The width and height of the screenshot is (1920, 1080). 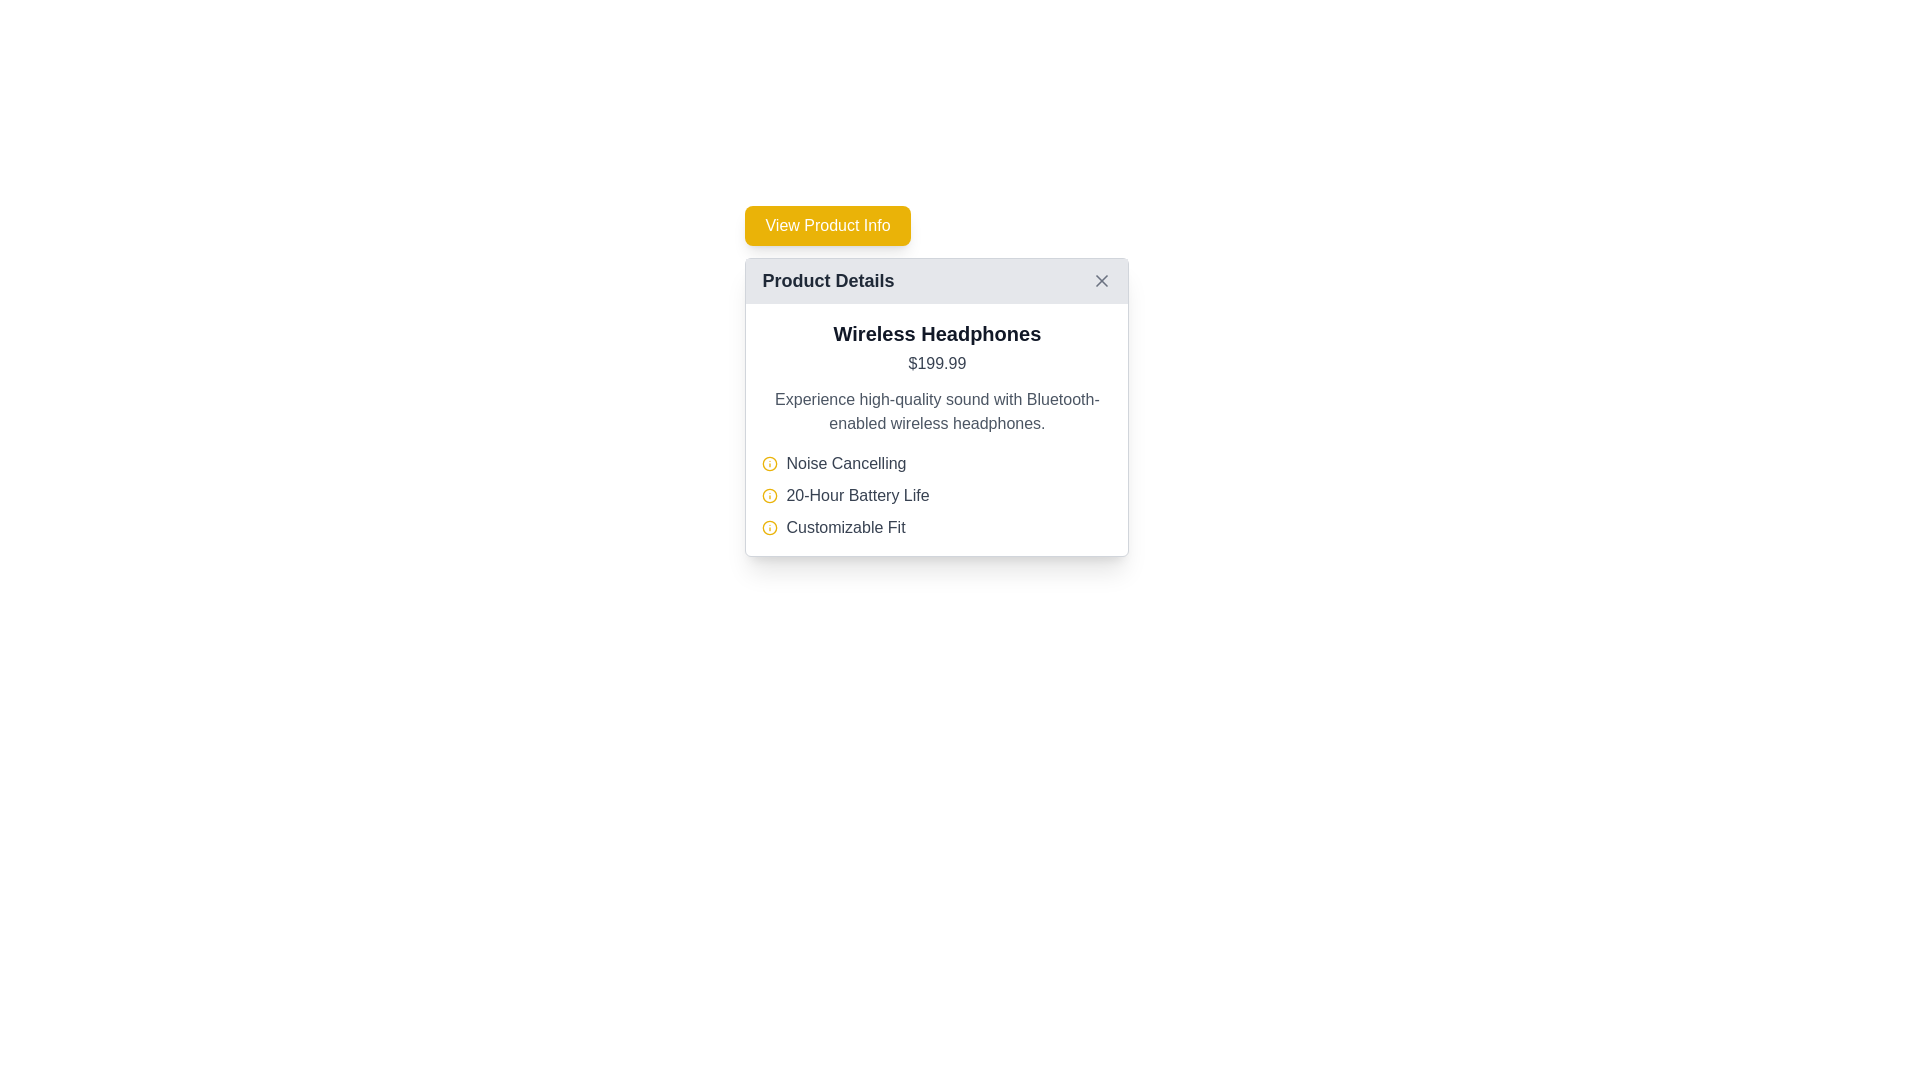 What do you see at coordinates (769, 495) in the screenshot?
I see `the circular yellow information icon located to the left of the text '20-Hour Battery Life' in the 'Product Details' card for accessibility` at bounding box center [769, 495].